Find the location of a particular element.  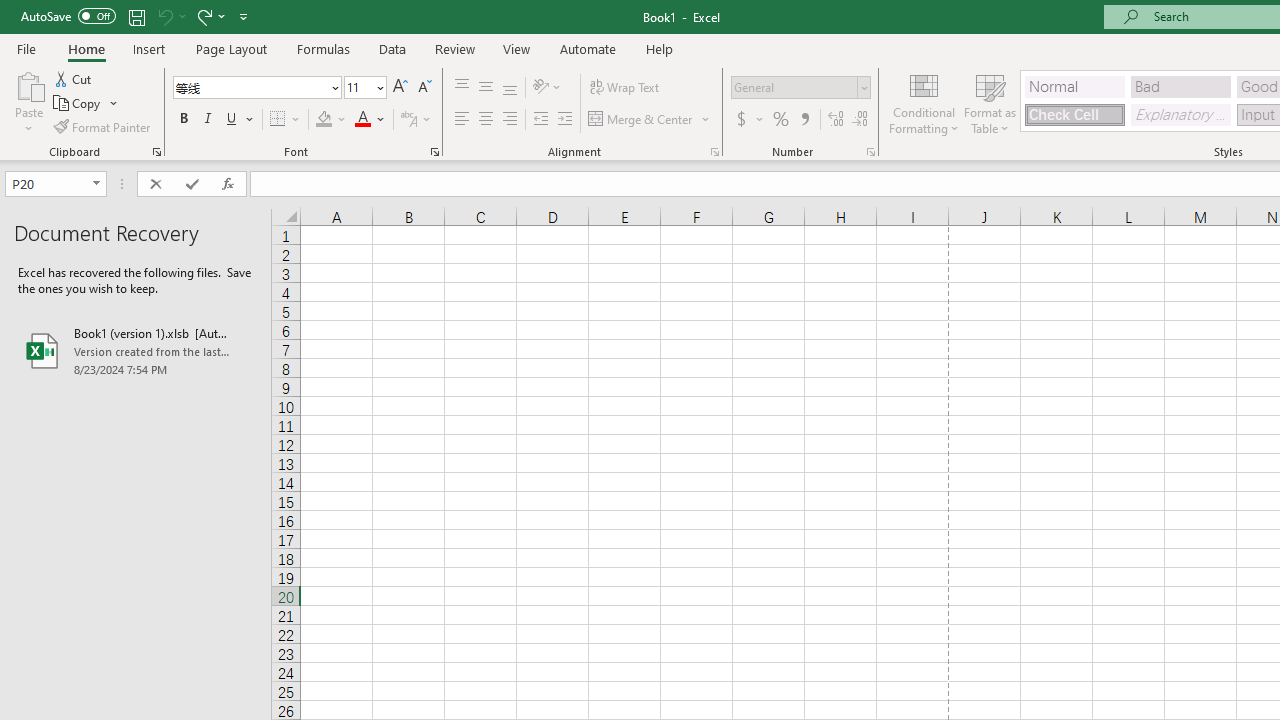

'Increase Font Size' is located at coordinates (400, 86).